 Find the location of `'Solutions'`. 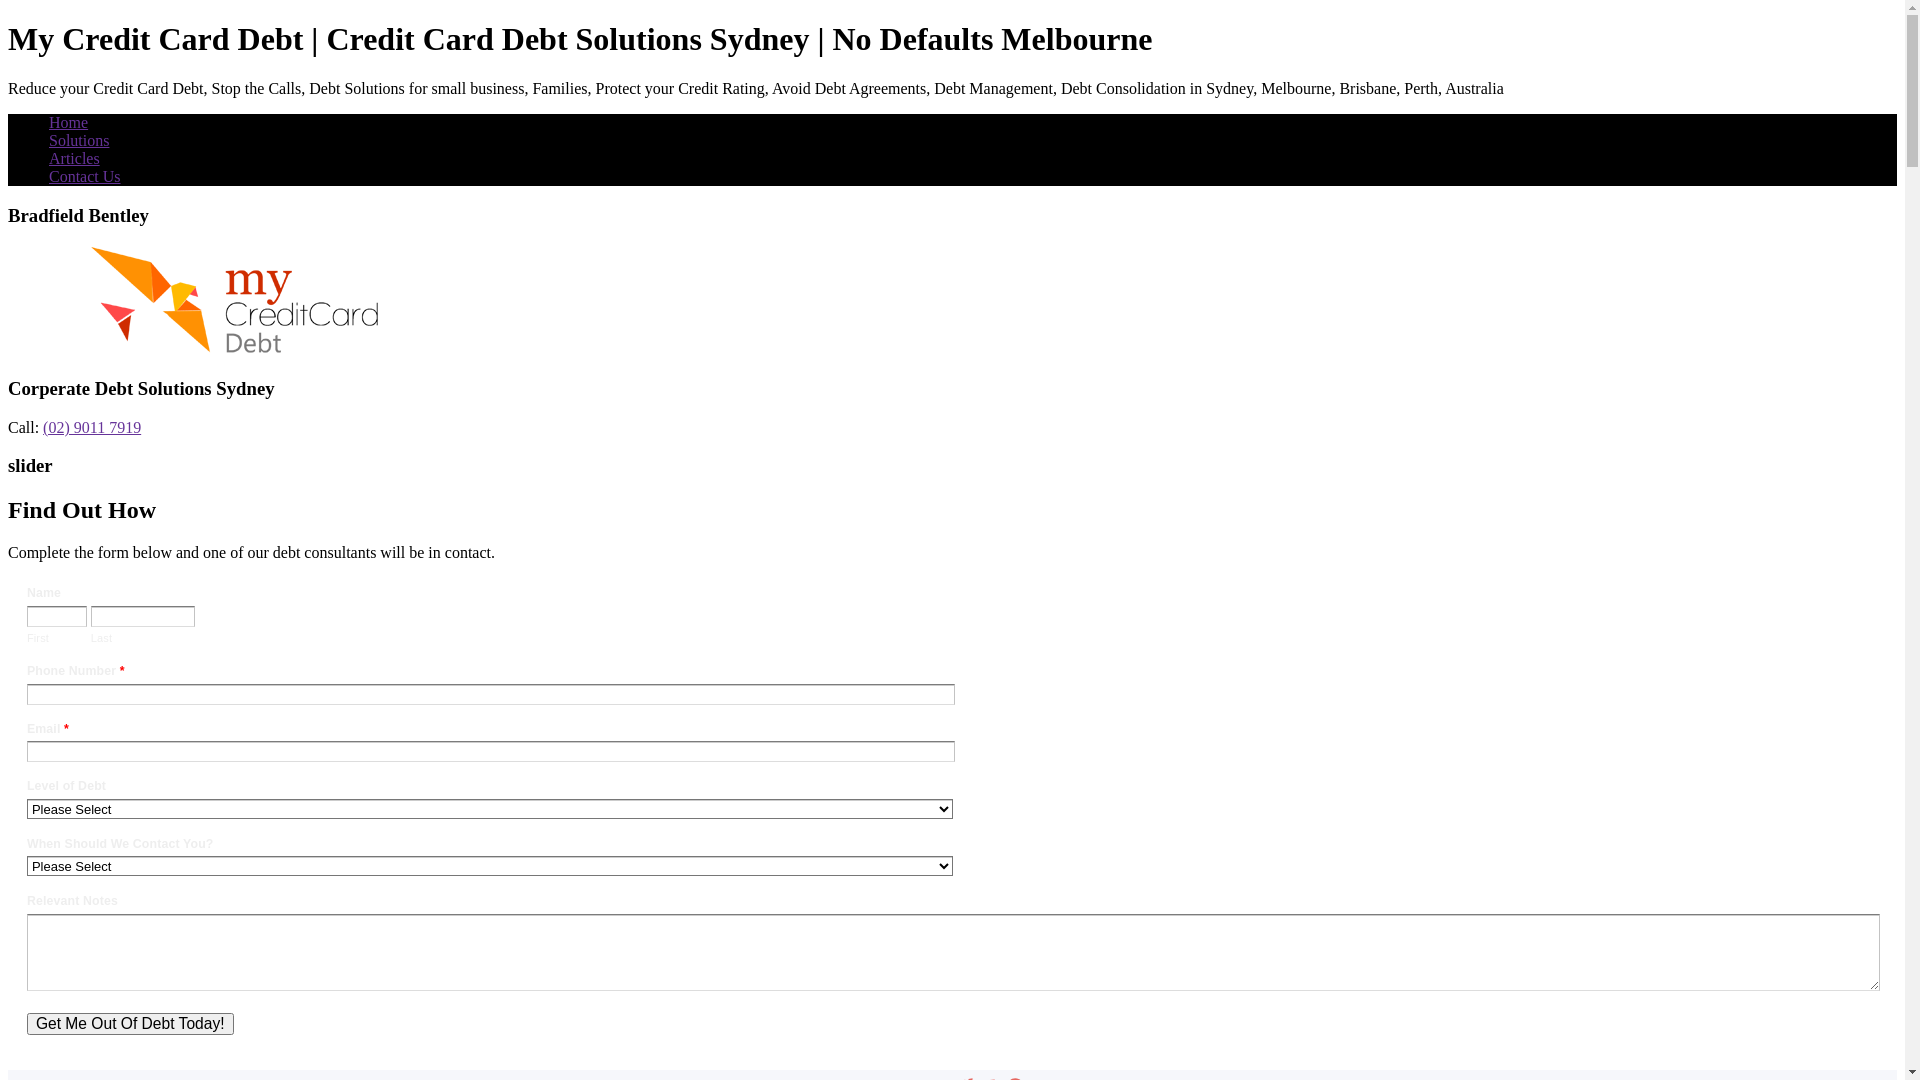

'Solutions' is located at coordinates (78, 139).